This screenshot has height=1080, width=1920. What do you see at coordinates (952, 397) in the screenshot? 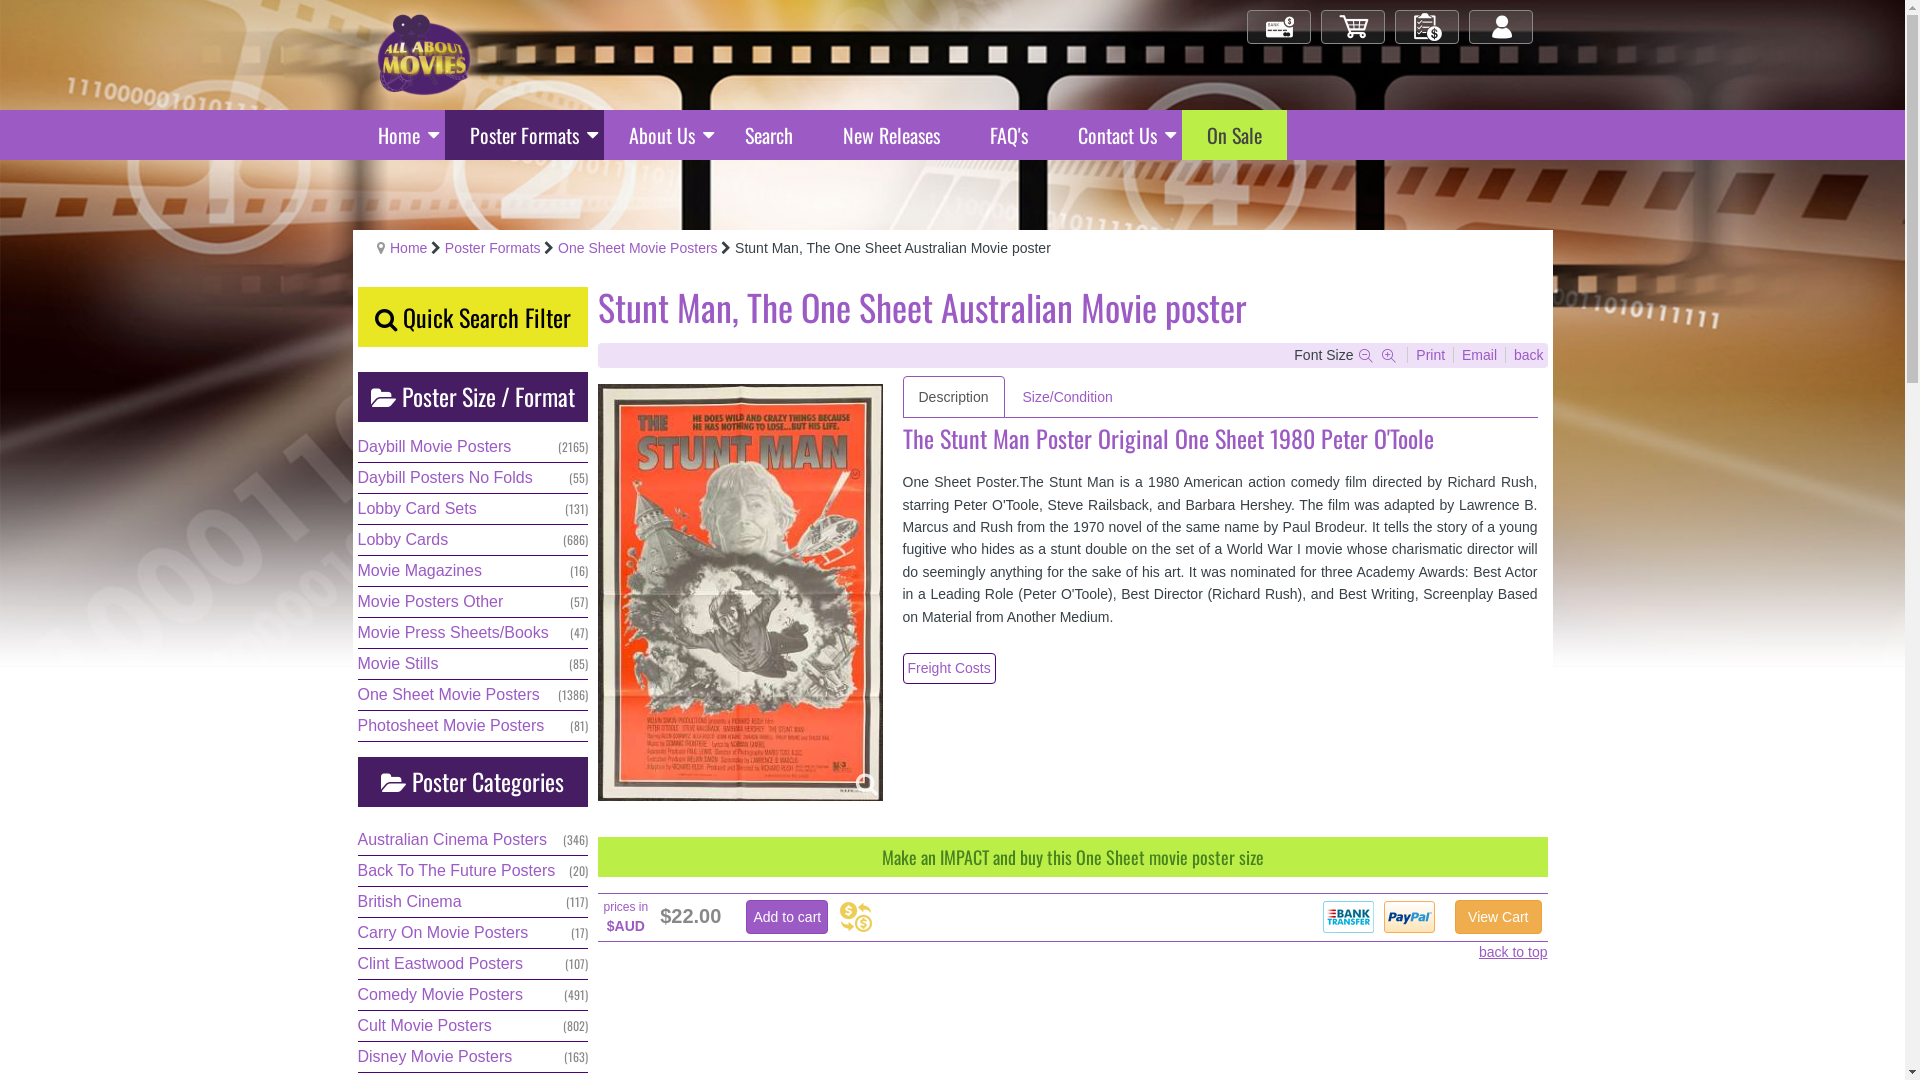
I see `'Description'` at bounding box center [952, 397].